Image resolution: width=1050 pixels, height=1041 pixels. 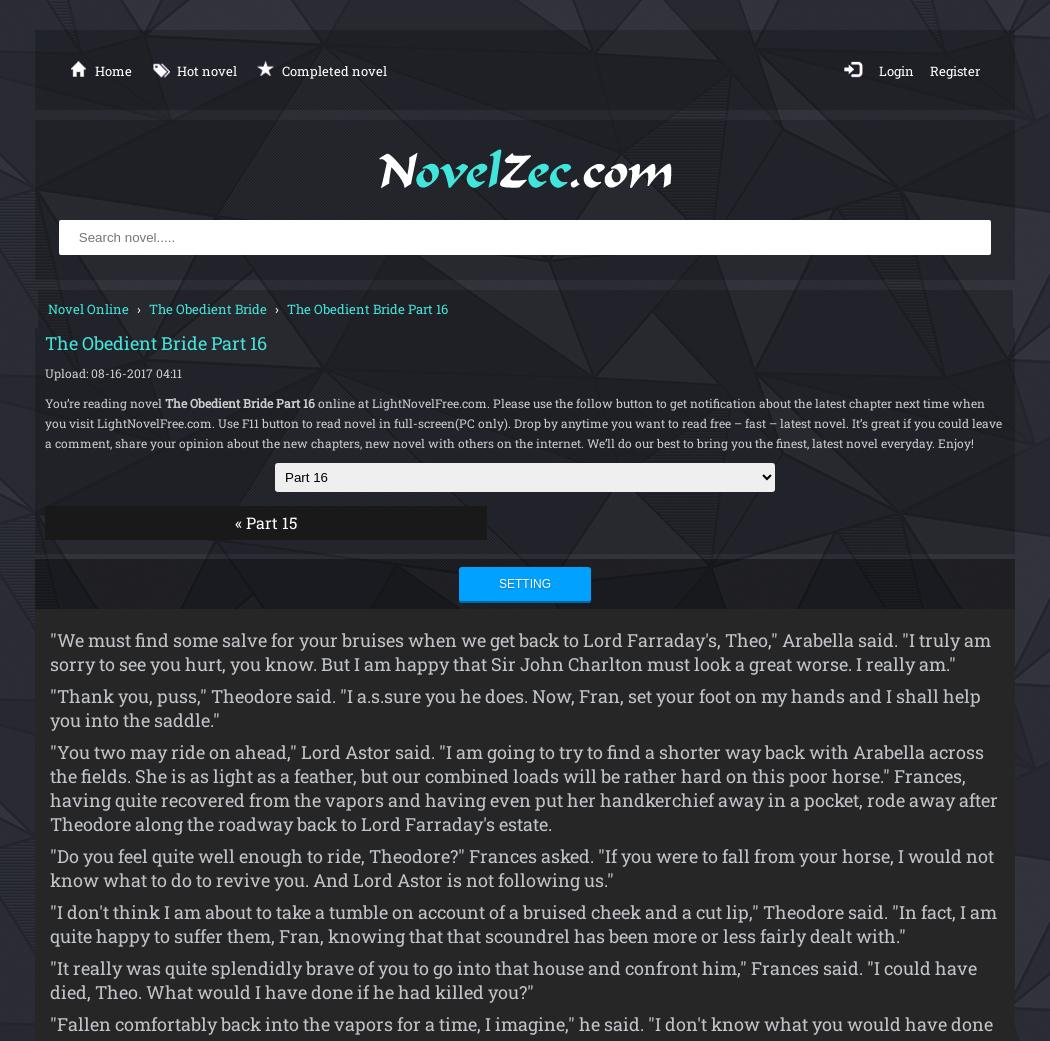 What do you see at coordinates (87, 307) in the screenshot?
I see `'Novel Online'` at bounding box center [87, 307].